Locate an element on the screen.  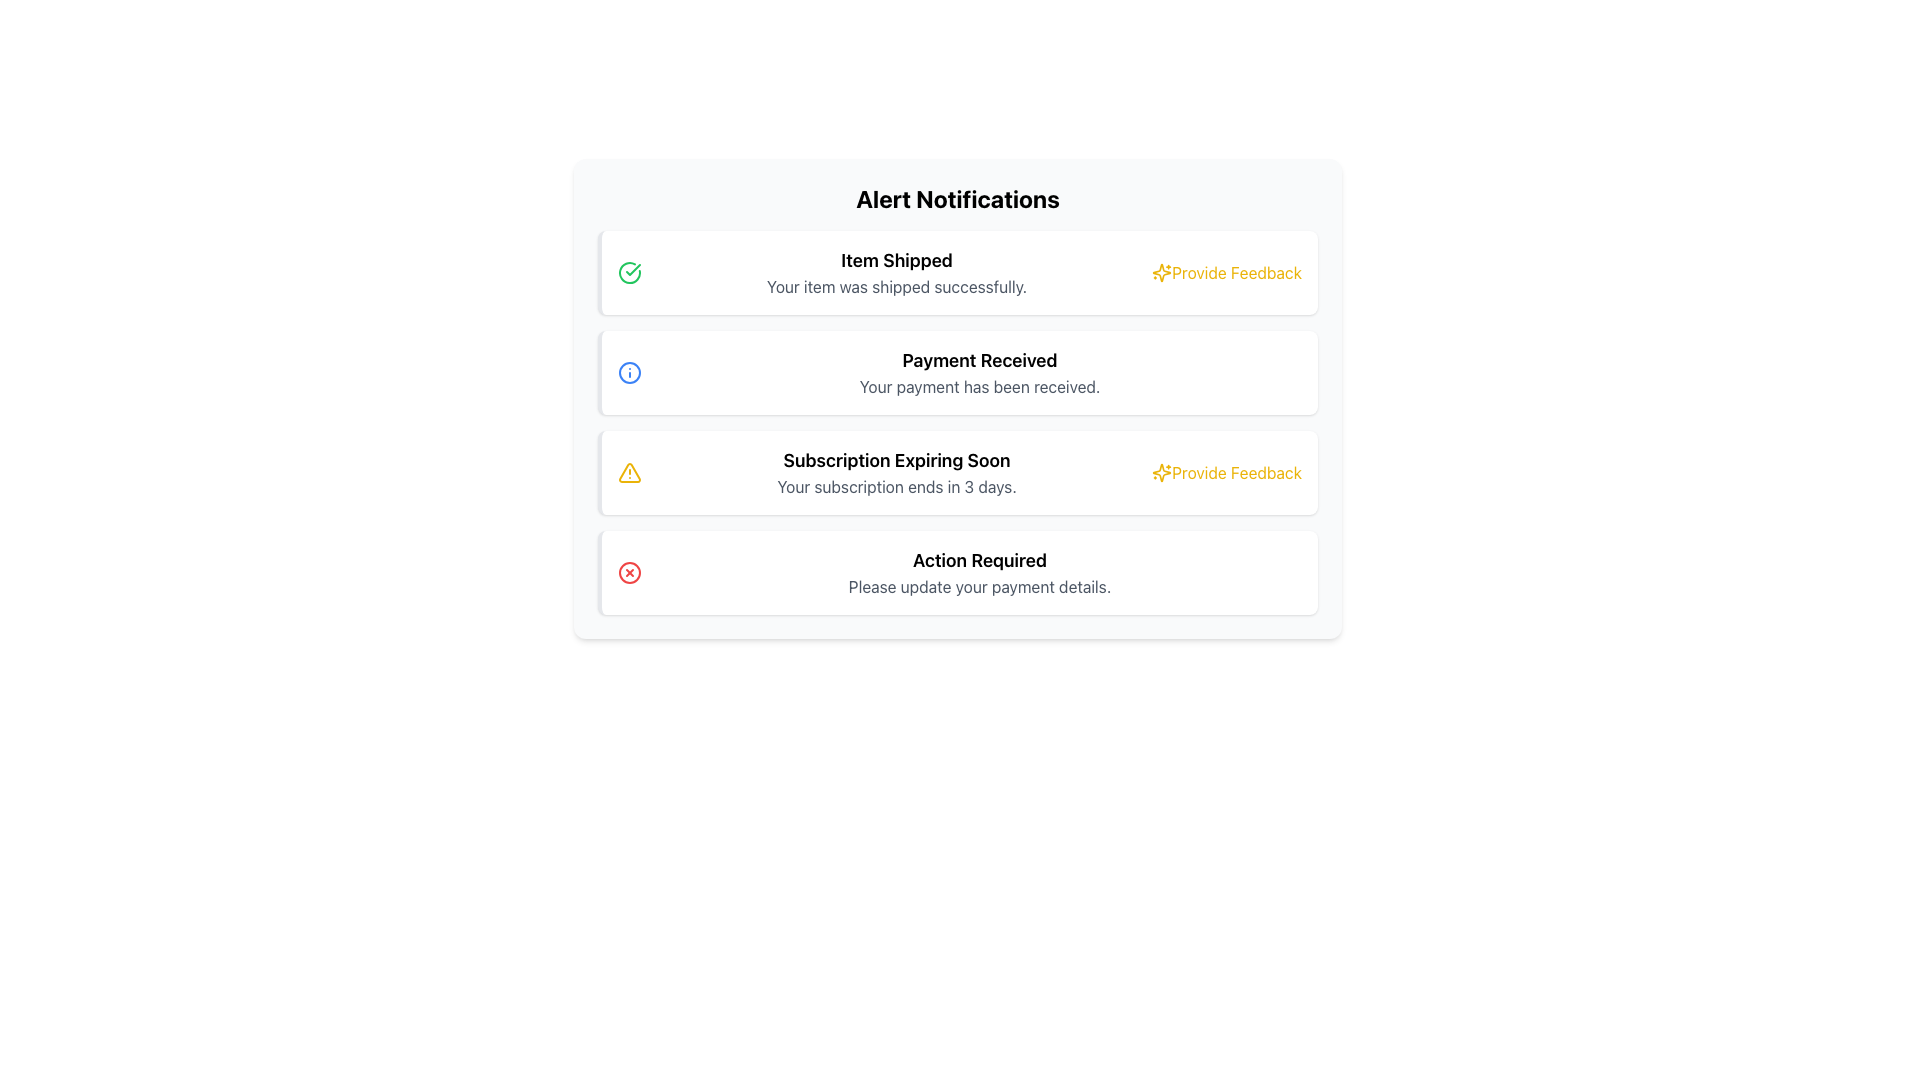
the checkmark graphical icon within the topmost notification item under 'Alert Notifications', indicating that an item has been shipped is located at coordinates (632, 270).